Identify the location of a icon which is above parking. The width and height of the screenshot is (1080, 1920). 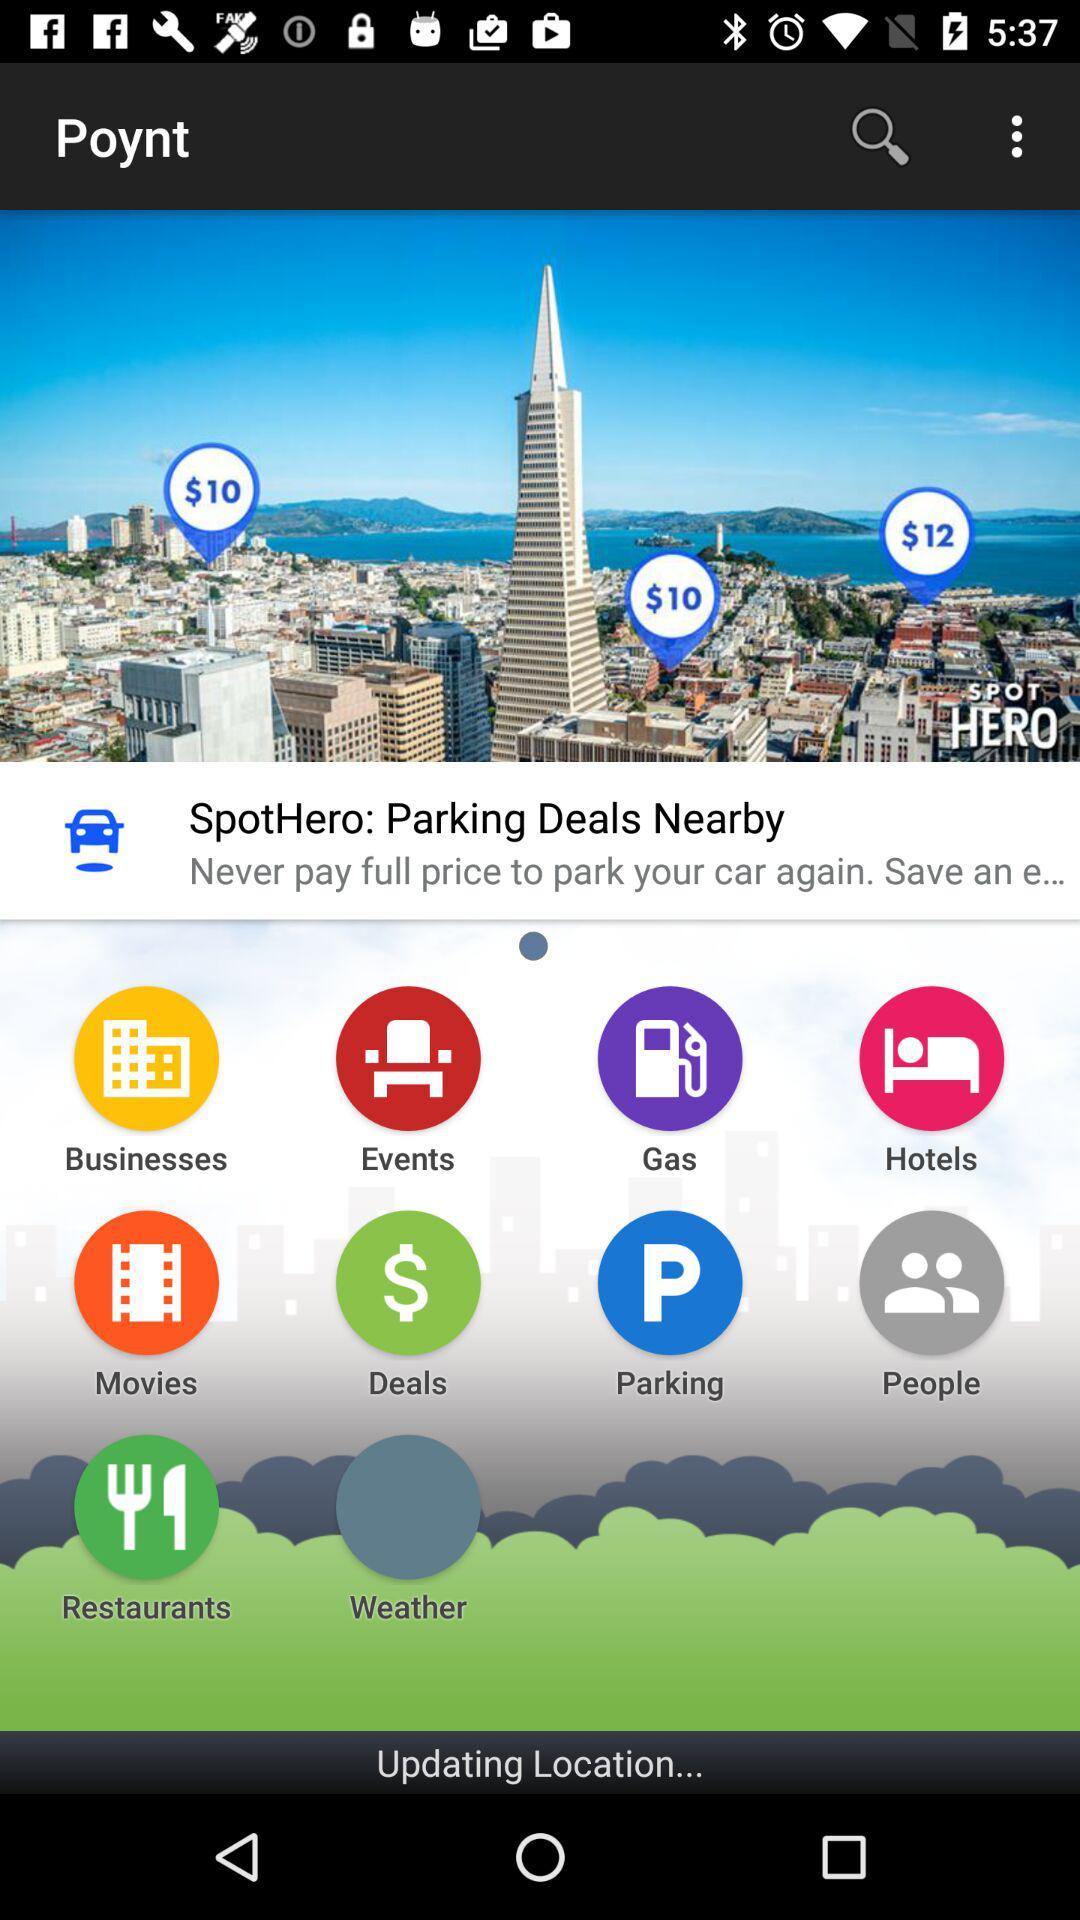
(670, 1282).